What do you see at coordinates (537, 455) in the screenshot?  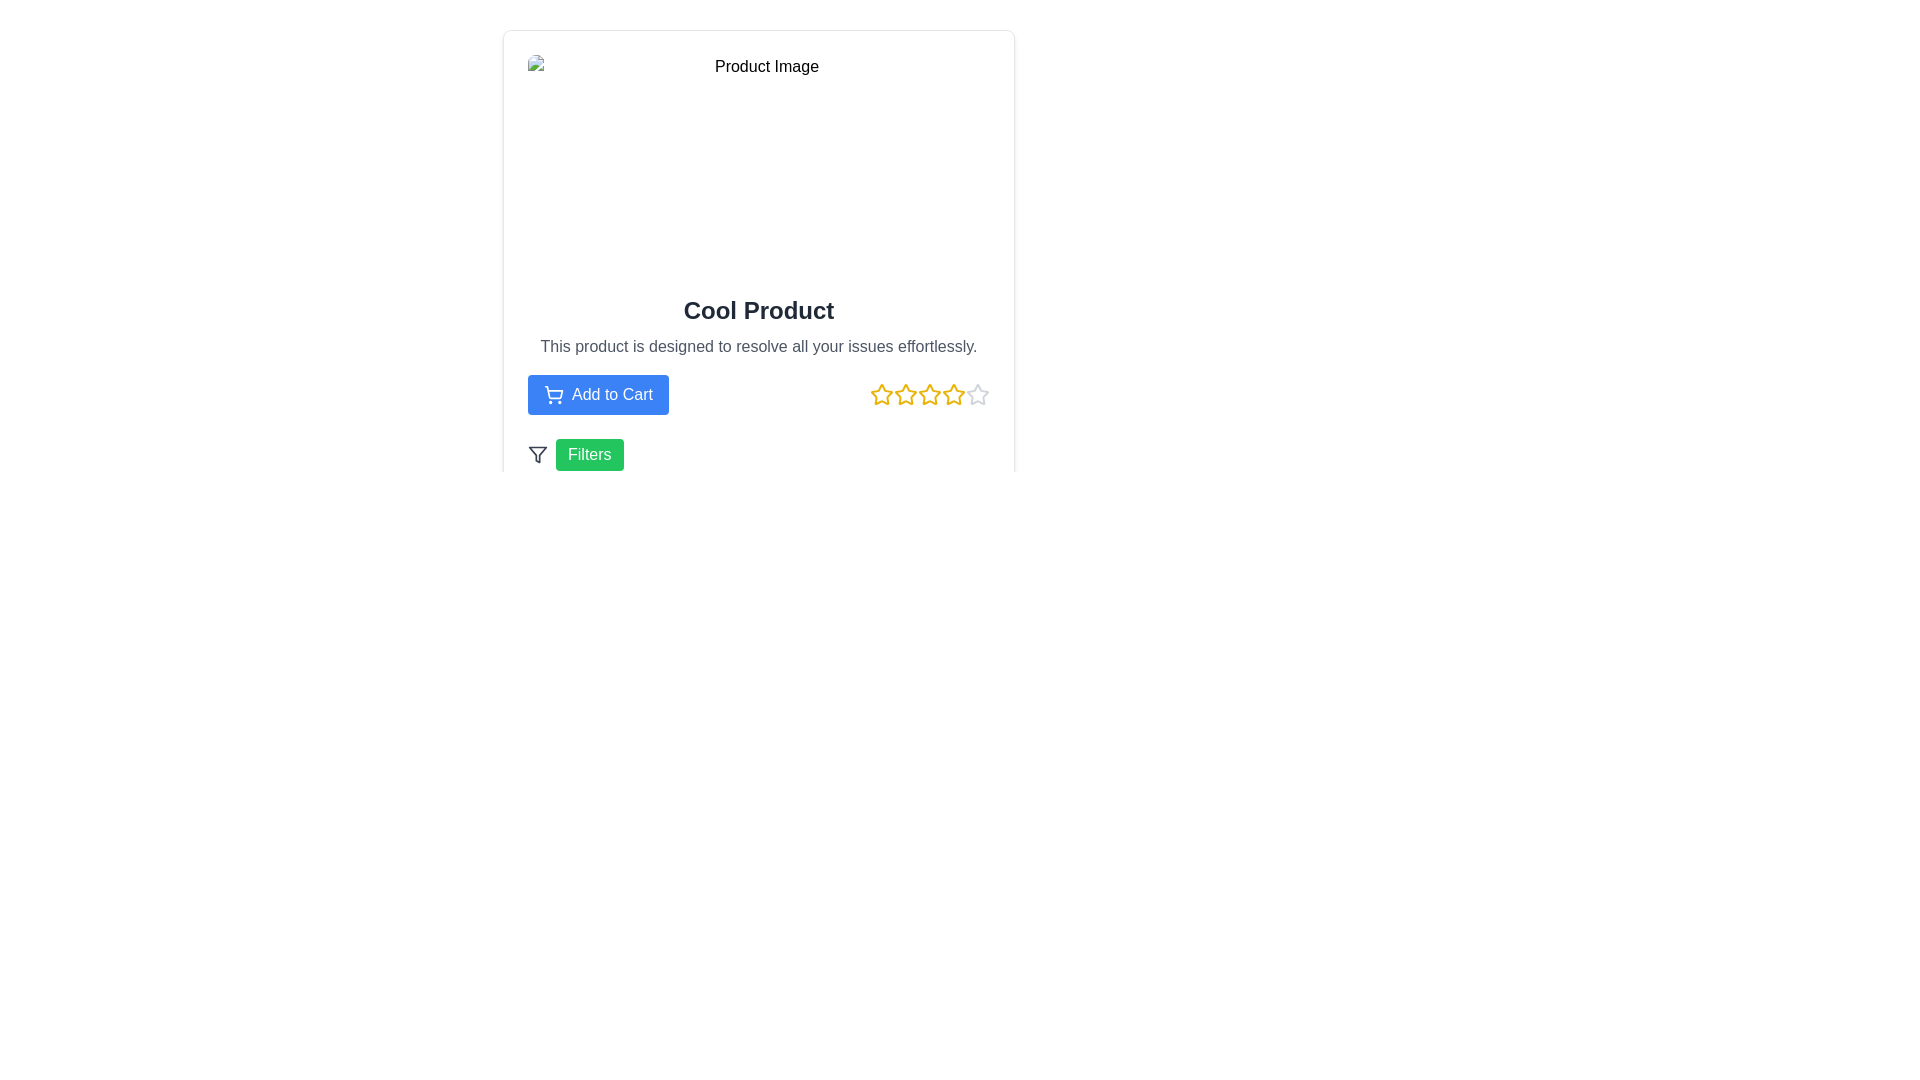 I see `the funnel-shaped icon located within the filter button area, which features a green label with the text 'Filters'` at bounding box center [537, 455].